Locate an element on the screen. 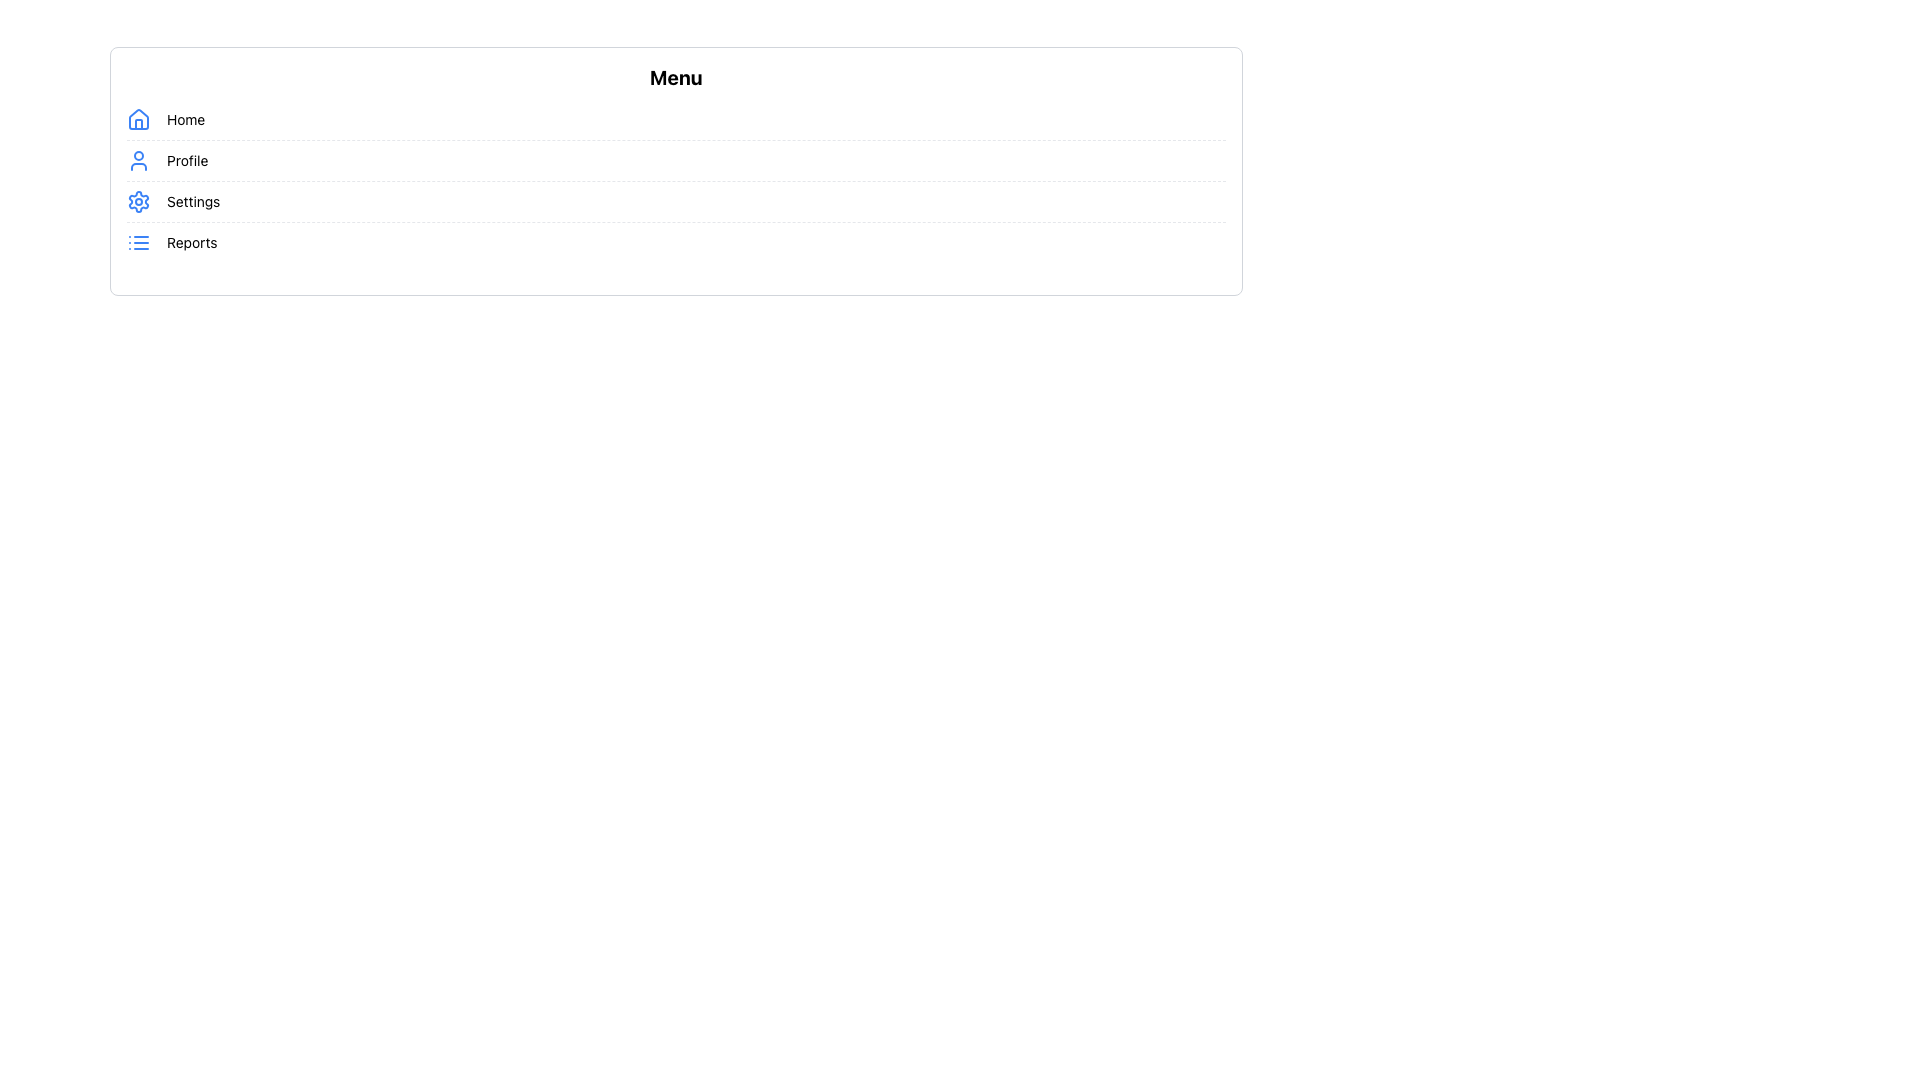 This screenshot has height=1080, width=1920. the house-shaped icon with a blue stroke in the navigation menu, which is positioned to the left of the 'Home' text is located at coordinates (138, 119).